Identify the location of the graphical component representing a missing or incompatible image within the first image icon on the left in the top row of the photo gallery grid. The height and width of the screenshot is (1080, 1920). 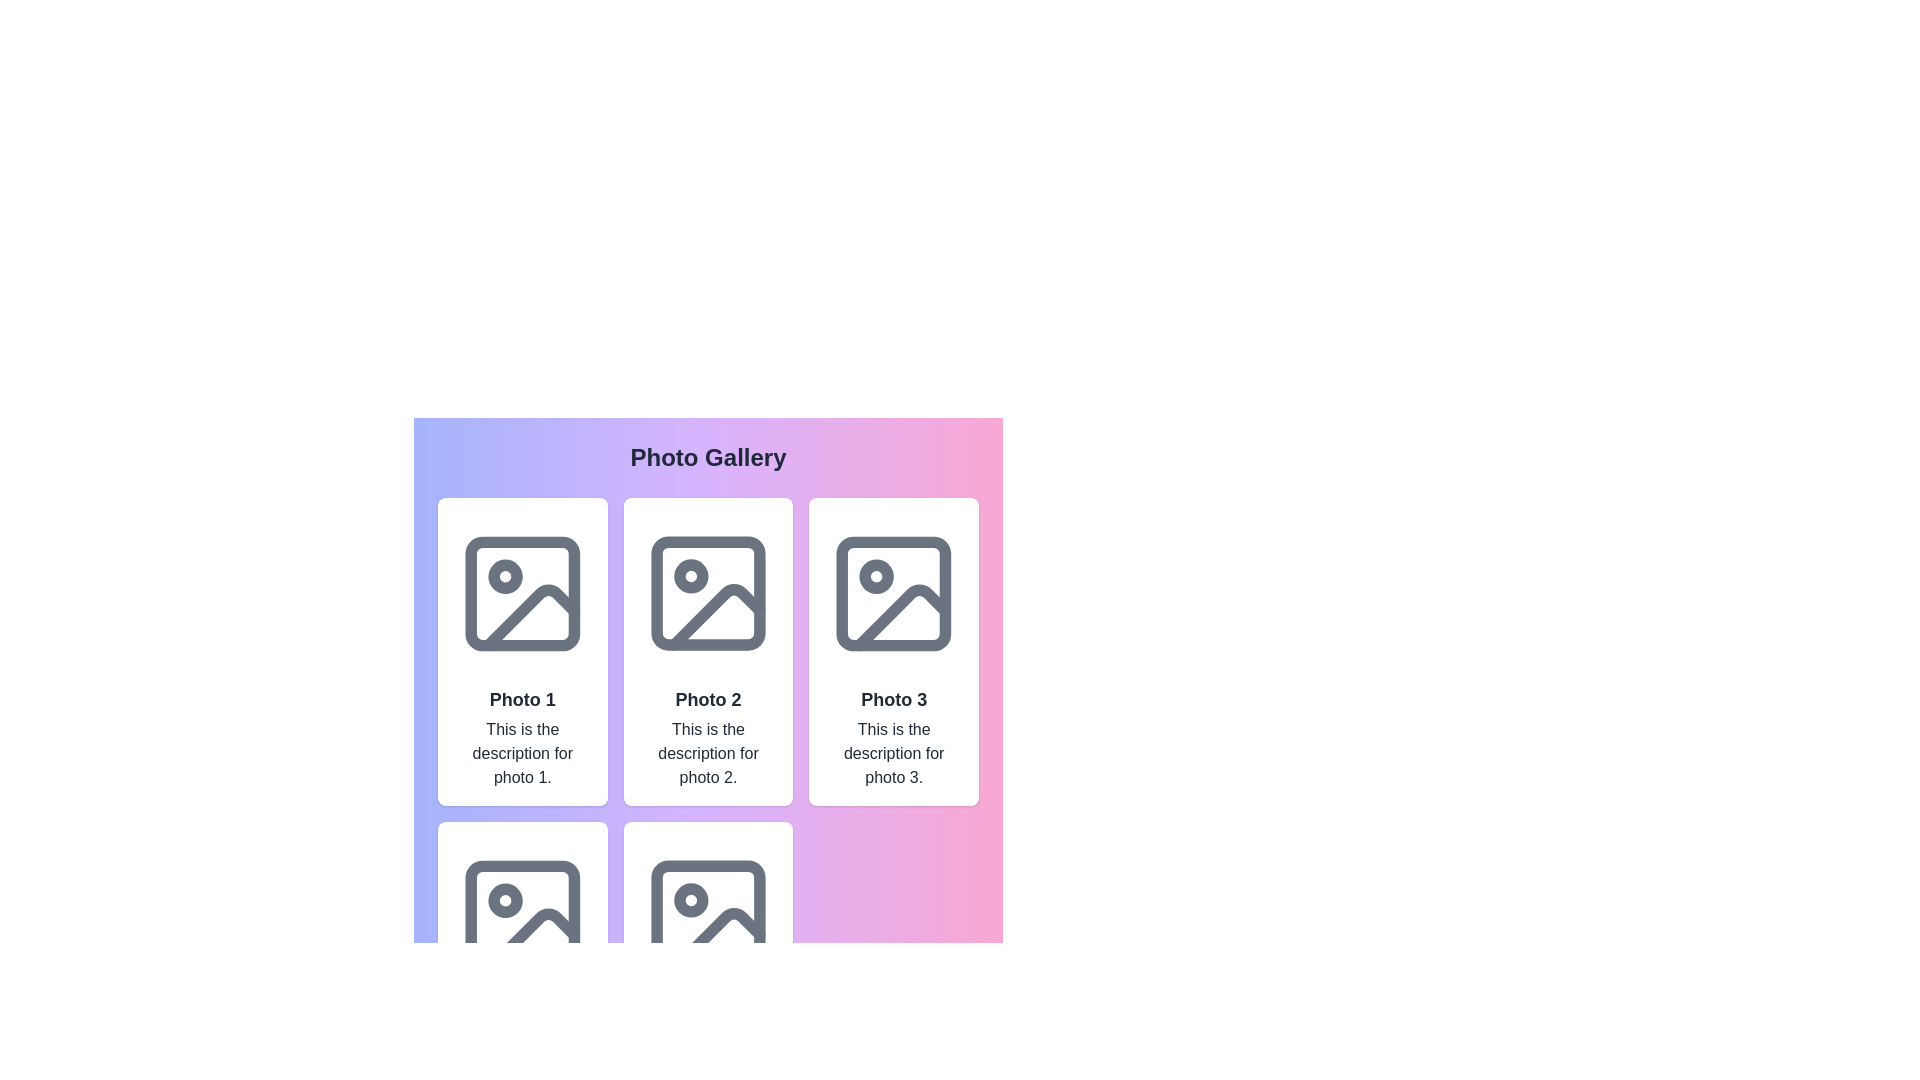
(531, 616).